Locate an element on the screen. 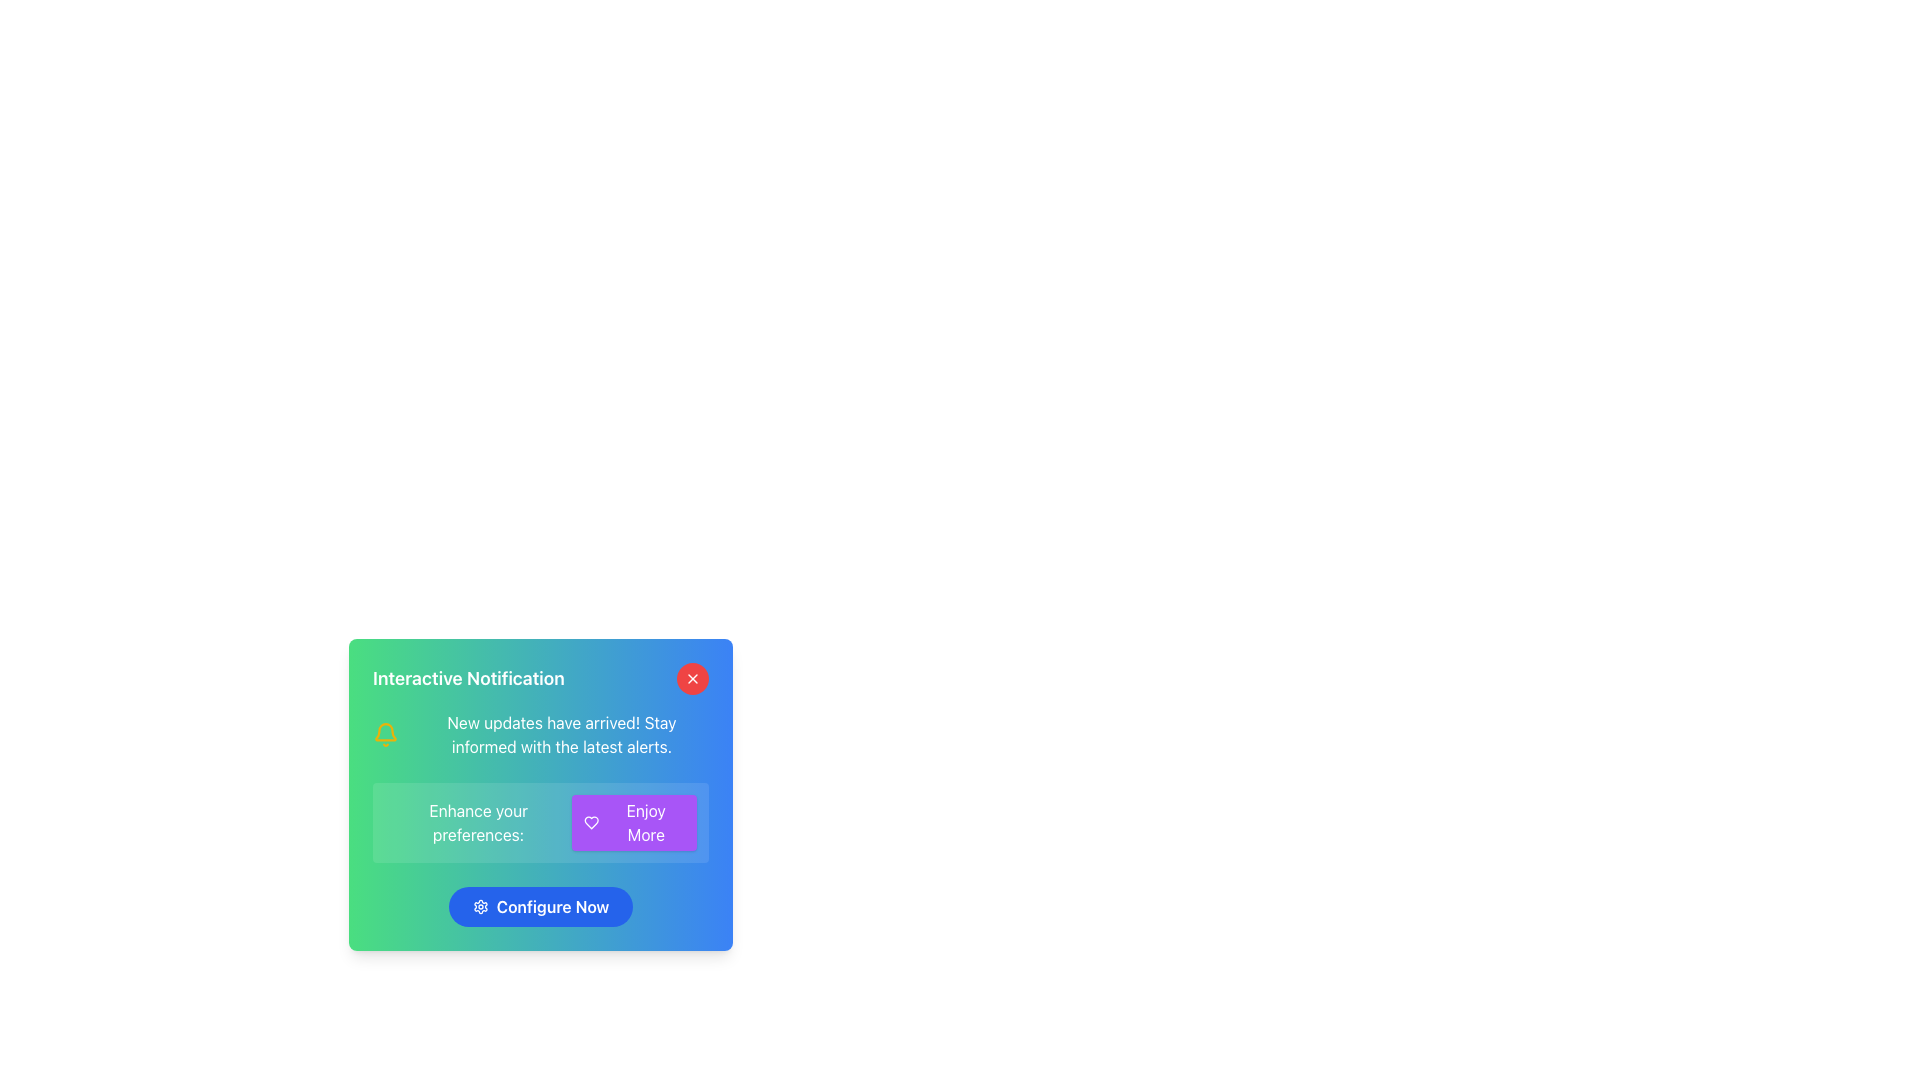 This screenshot has height=1080, width=1920. the configuration button located at the bottom center of the 'Interactive Notification' card to observe any potential hover effects is located at coordinates (541, 906).